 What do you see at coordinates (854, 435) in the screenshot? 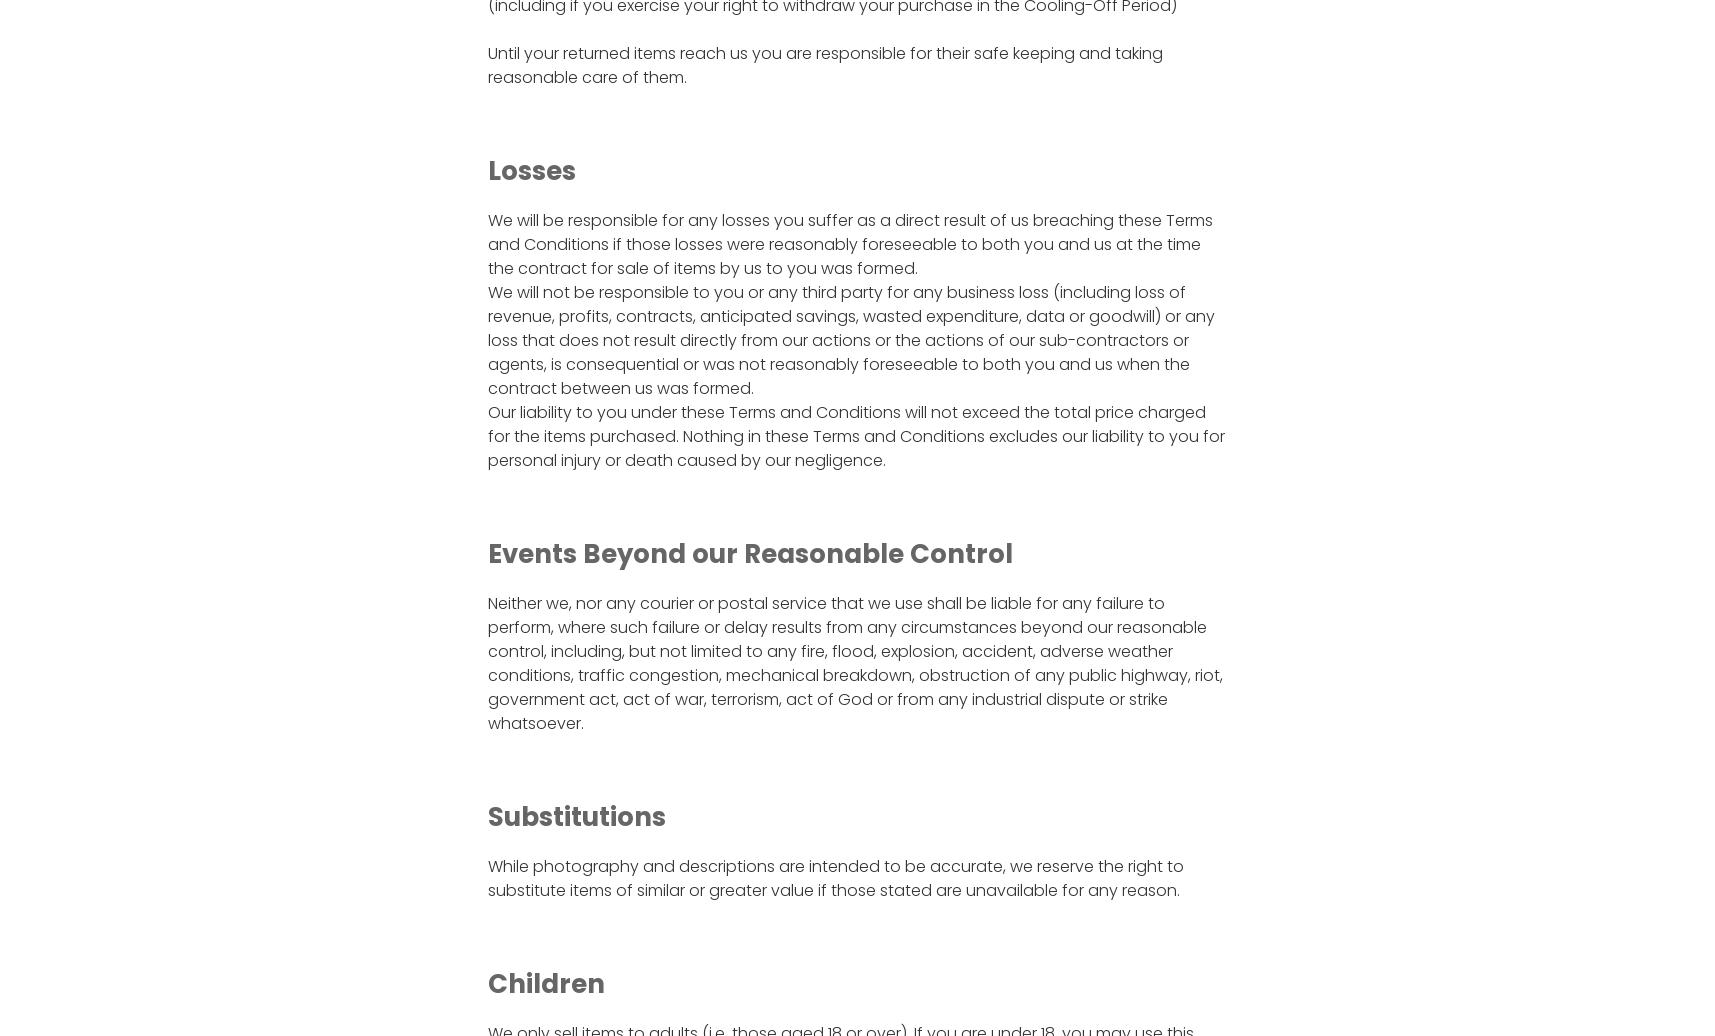
I see `'Our liability to you under these Terms and Conditions will not exceed the total price charged for the items purchased. Nothing in these Terms and Conditions excludes our liability to you for personal injury or death caused by our negligence.'` at bounding box center [854, 435].